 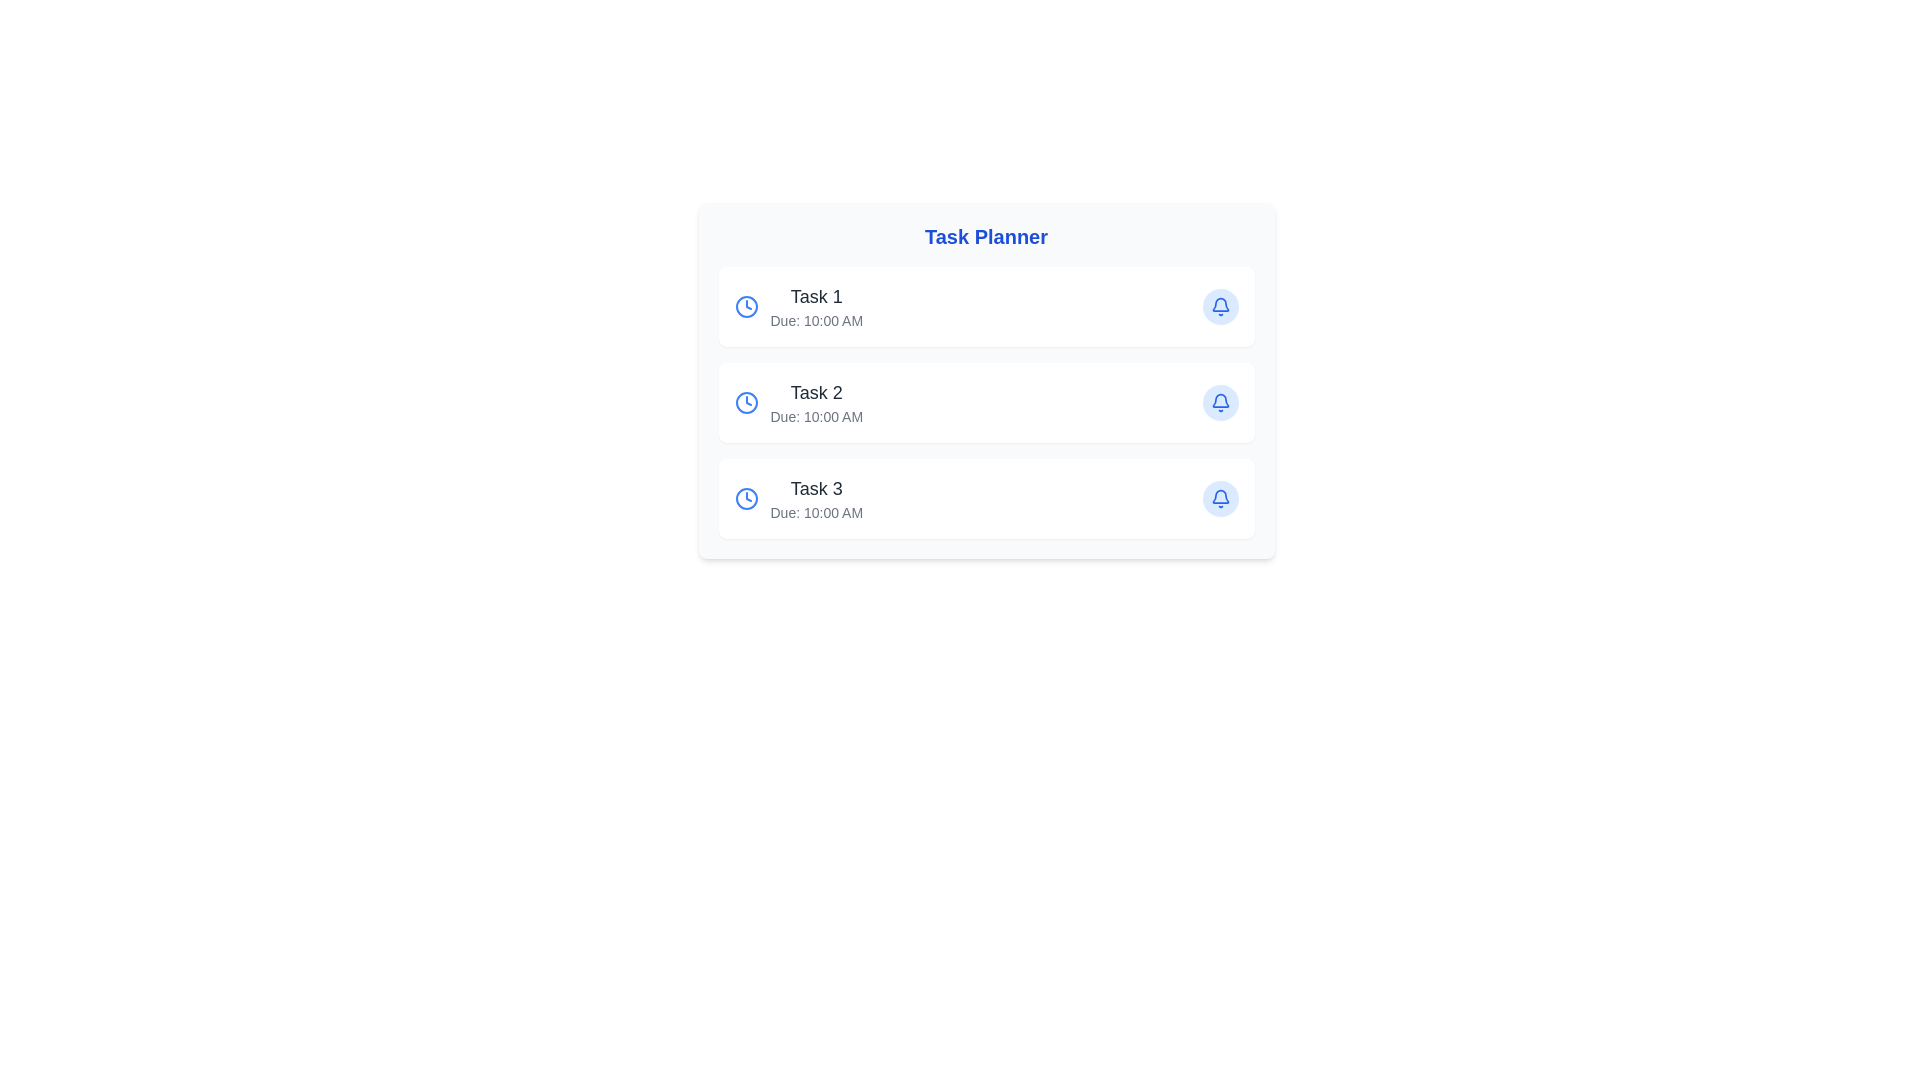 What do you see at coordinates (1219, 307) in the screenshot?
I see `the notification management button located at the far right inside the first task row labeled 'Task 1'` at bounding box center [1219, 307].